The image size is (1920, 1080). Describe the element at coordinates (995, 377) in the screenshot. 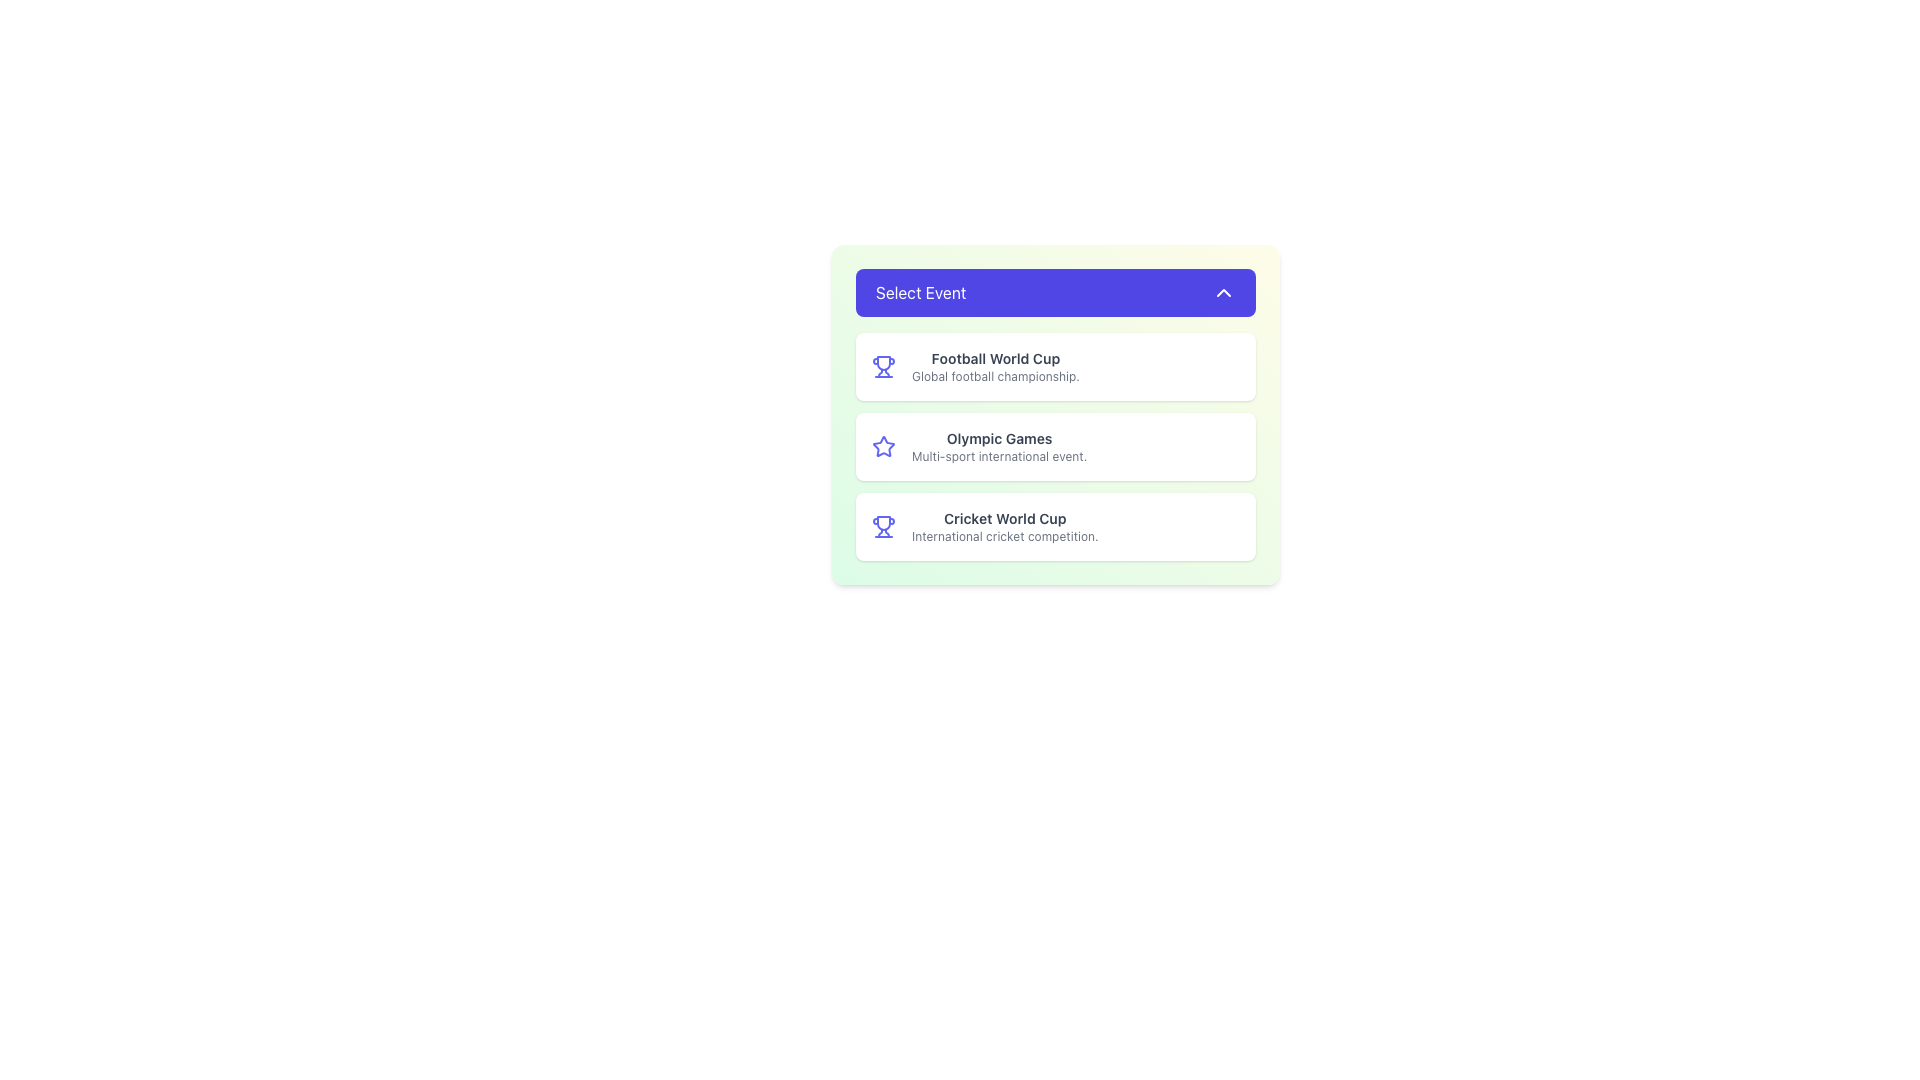

I see `the descriptive label that provides context for the 'Football World Cup' event, located under the event heading and appearing as the second line in its grouping` at that location.